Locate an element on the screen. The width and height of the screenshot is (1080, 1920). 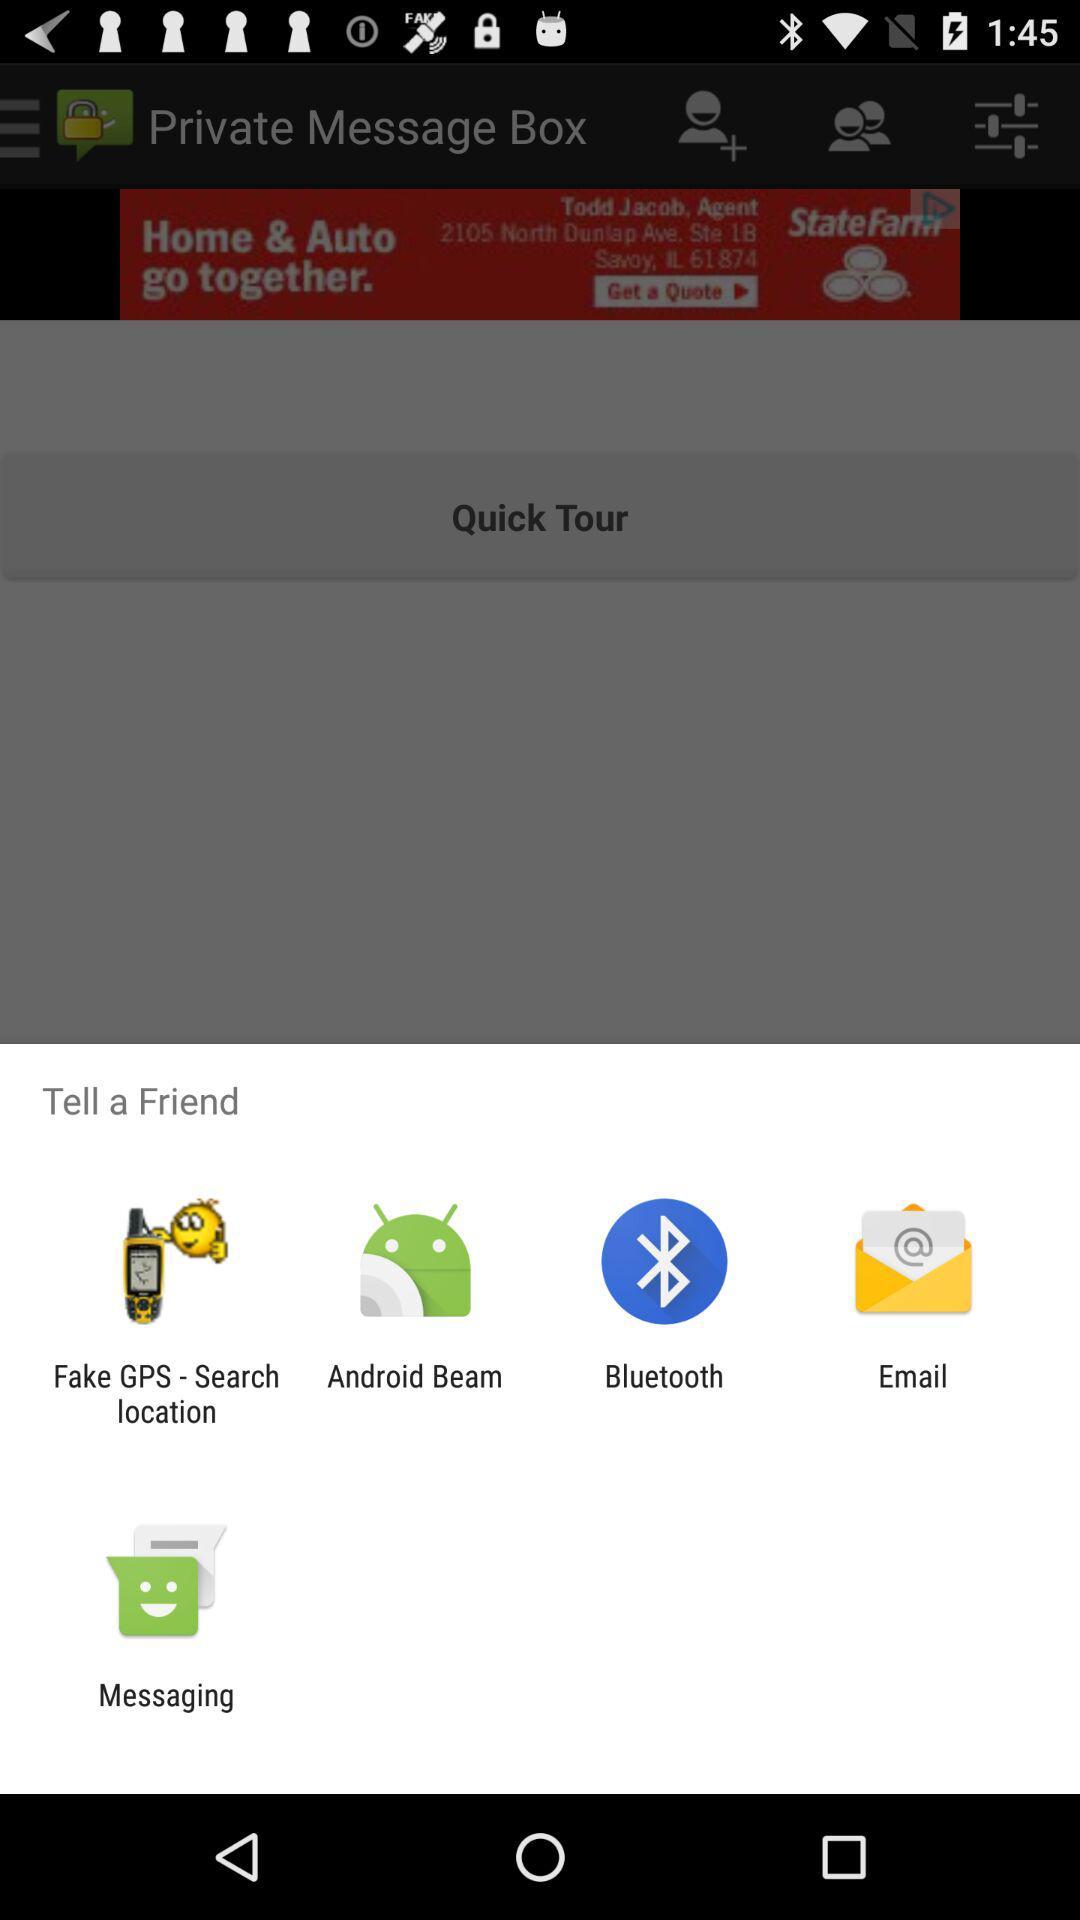
the item to the right of bluetooth is located at coordinates (913, 1392).